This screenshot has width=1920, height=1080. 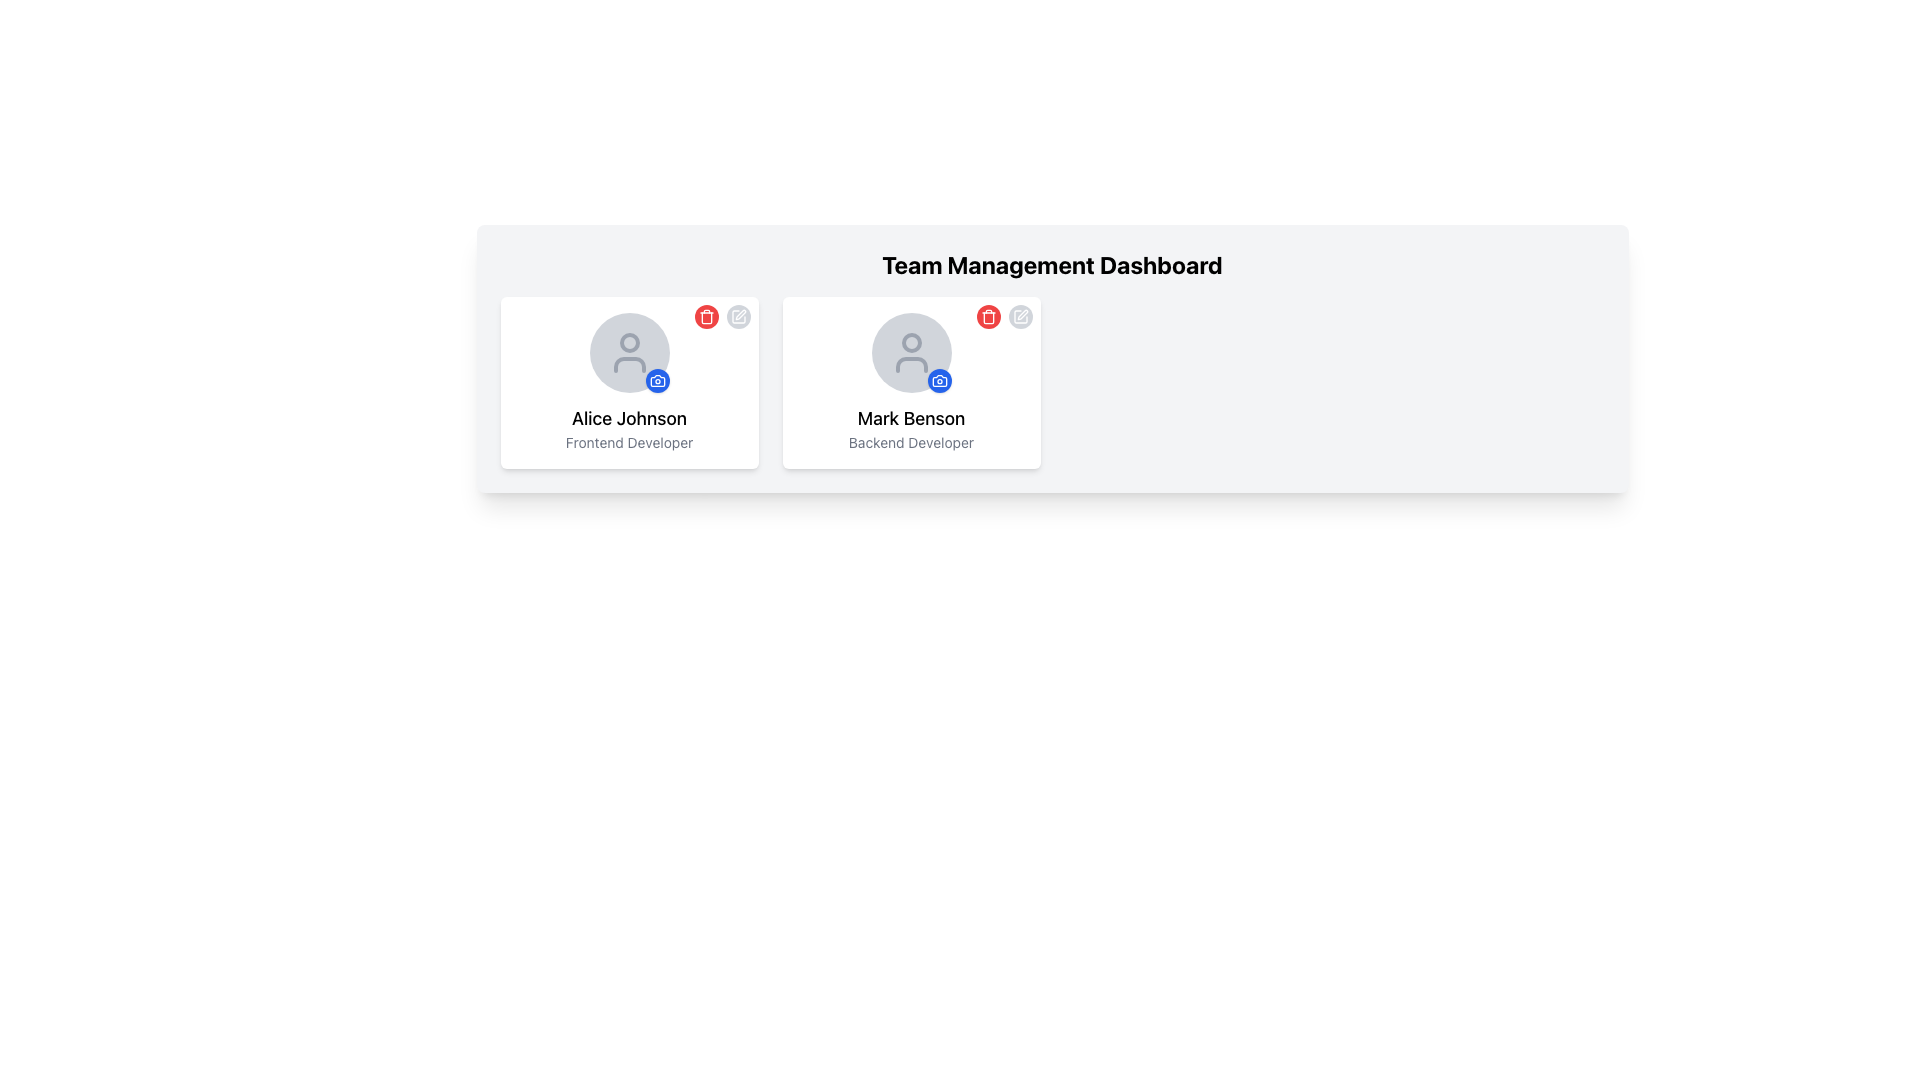 What do you see at coordinates (628, 352) in the screenshot?
I see `the camera icon on the Profile Picture Placeholder for user 'Alice Johnson' to upload a profile picture` at bounding box center [628, 352].